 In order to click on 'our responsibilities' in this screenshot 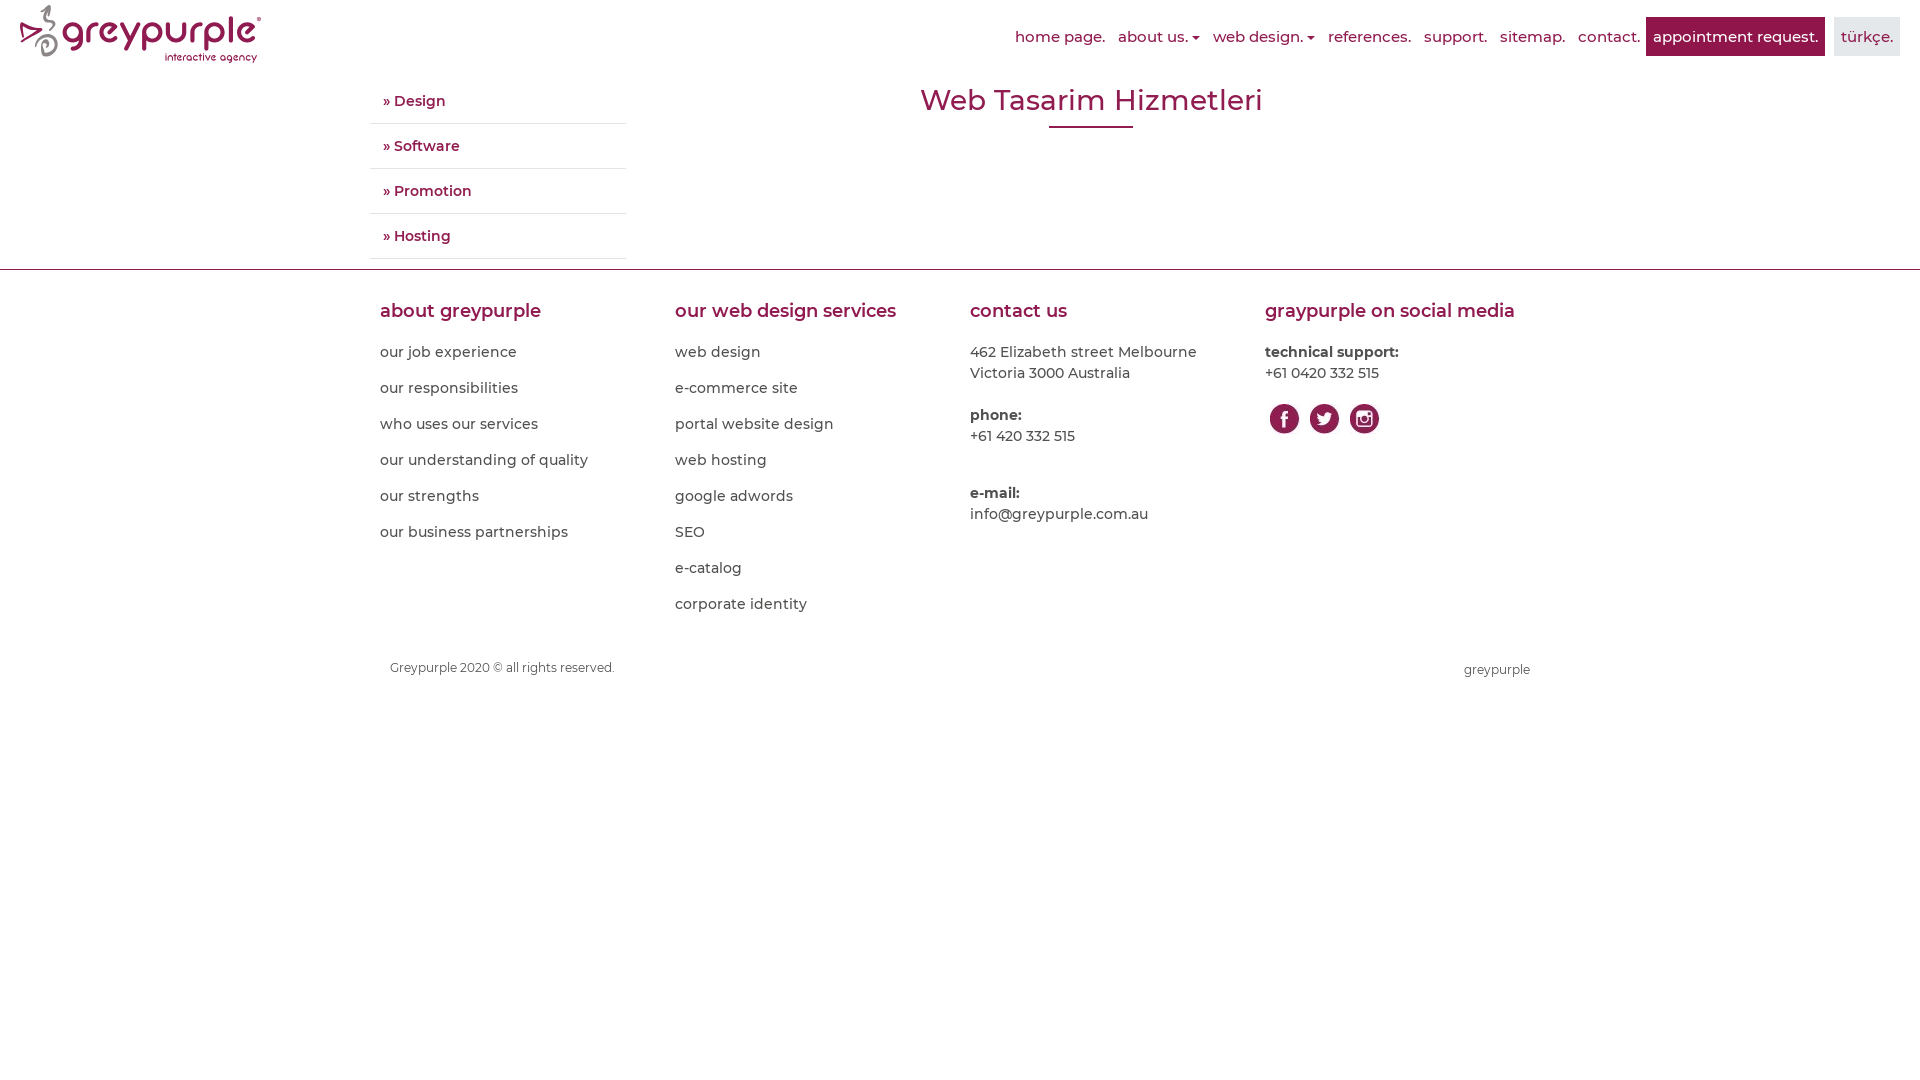, I will do `click(517, 388)`.